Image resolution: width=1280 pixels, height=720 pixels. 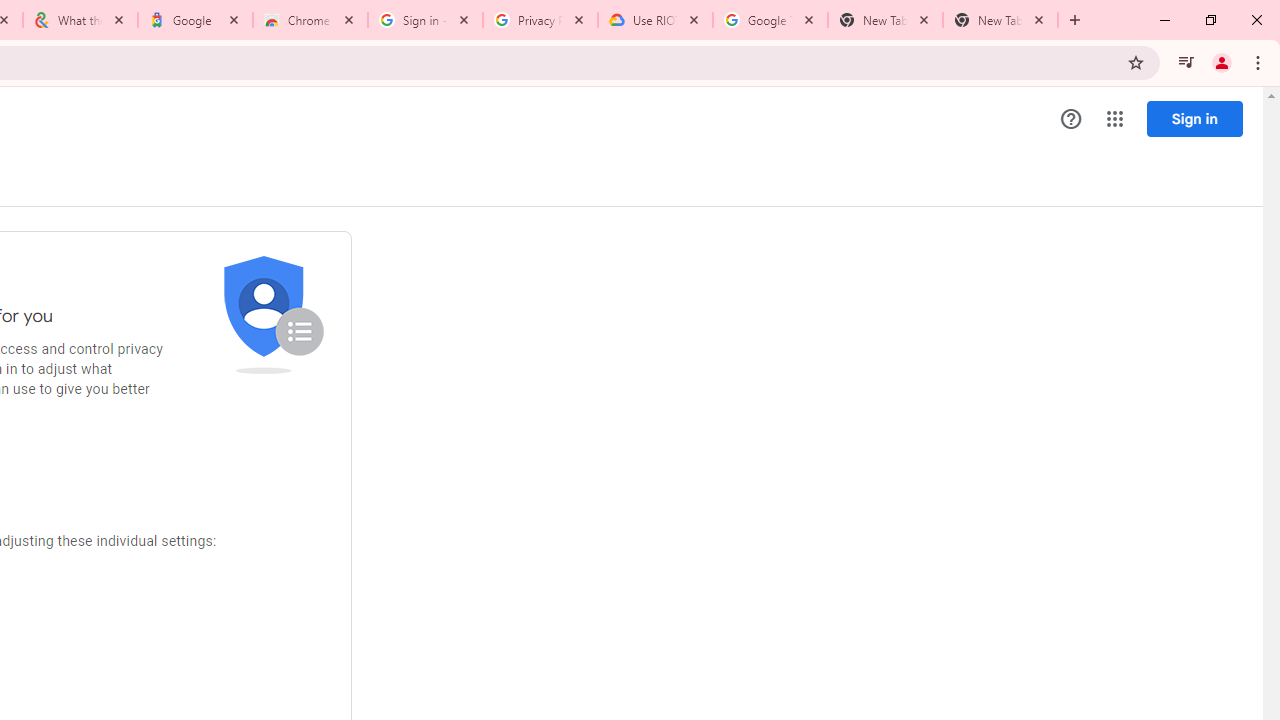 I want to click on 'Sign in - Google Accounts', so click(x=423, y=20).